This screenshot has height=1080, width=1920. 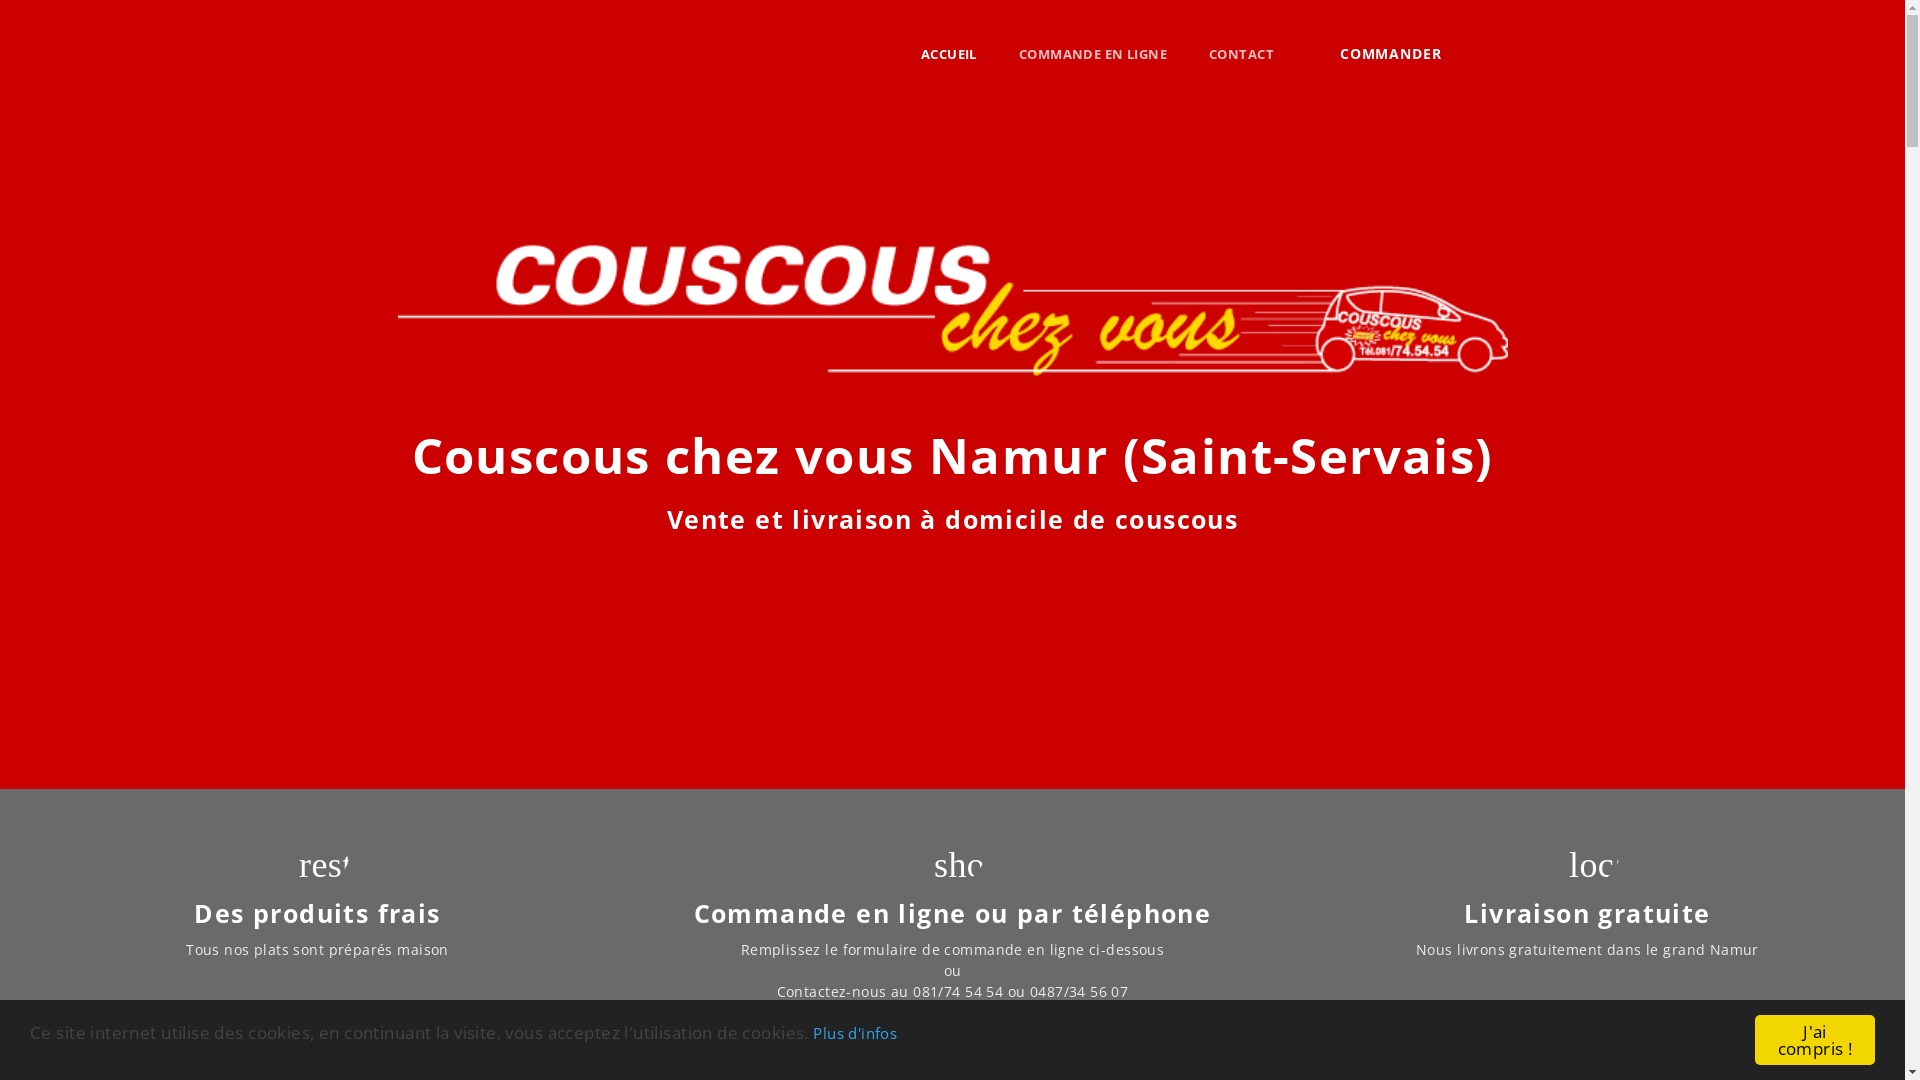 What do you see at coordinates (854, 1032) in the screenshot?
I see `'Plus d'infos'` at bounding box center [854, 1032].